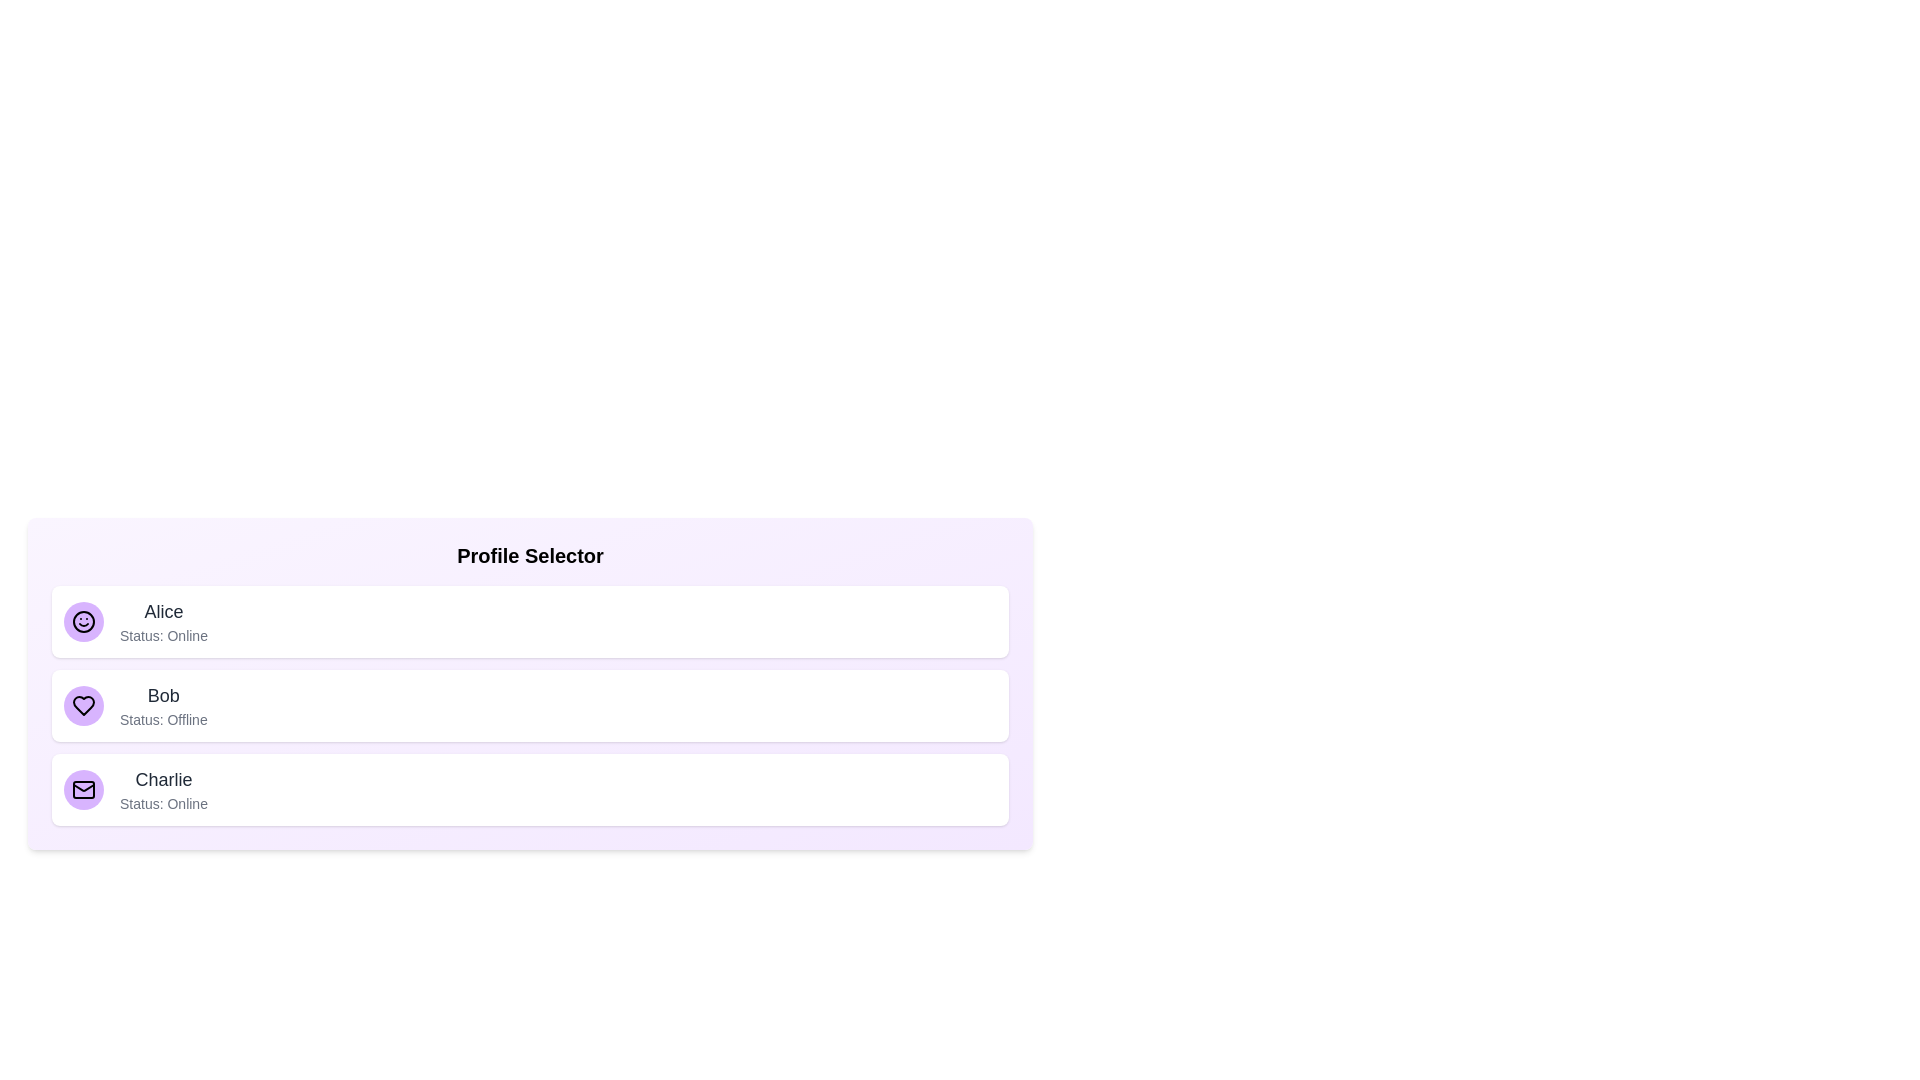 The height and width of the screenshot is (1080, 1920). Describe the element at coordinates (530, 789) in the screenshot. I see `the profile named Charlie to select it` at that location.